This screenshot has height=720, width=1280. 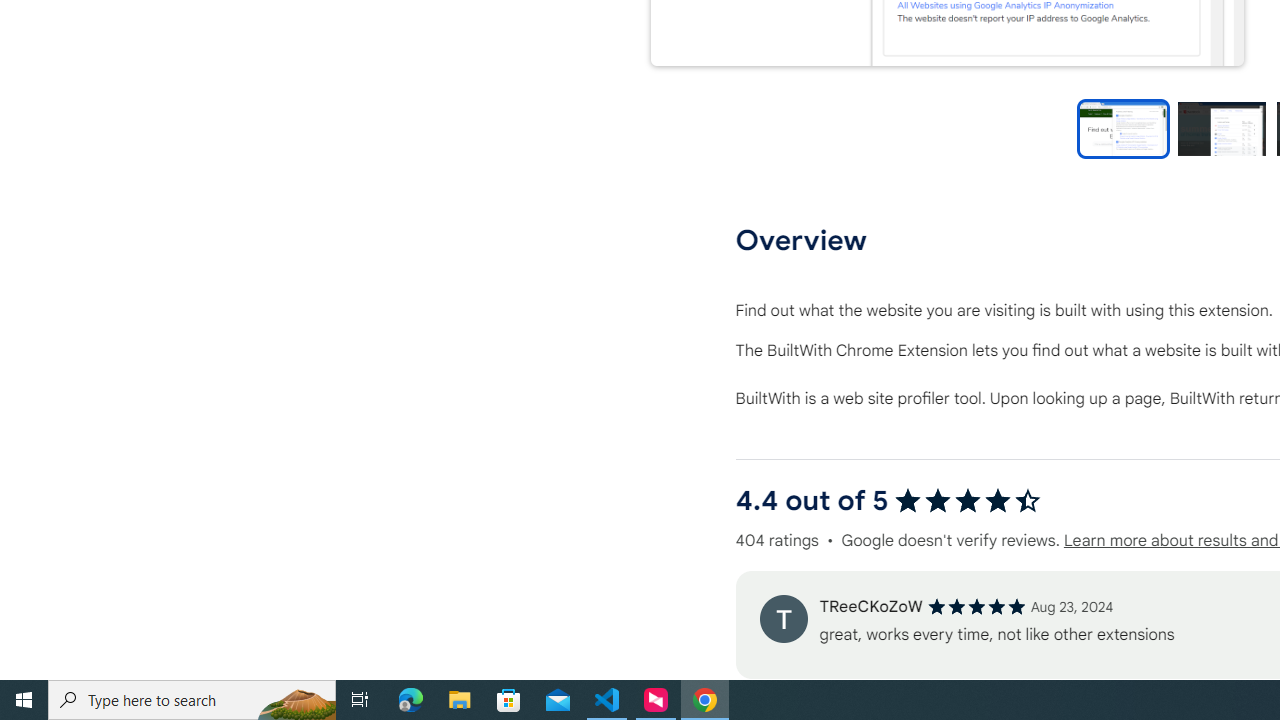 I want to click on 'Preview slide 2', so click(x=1220, y=128).